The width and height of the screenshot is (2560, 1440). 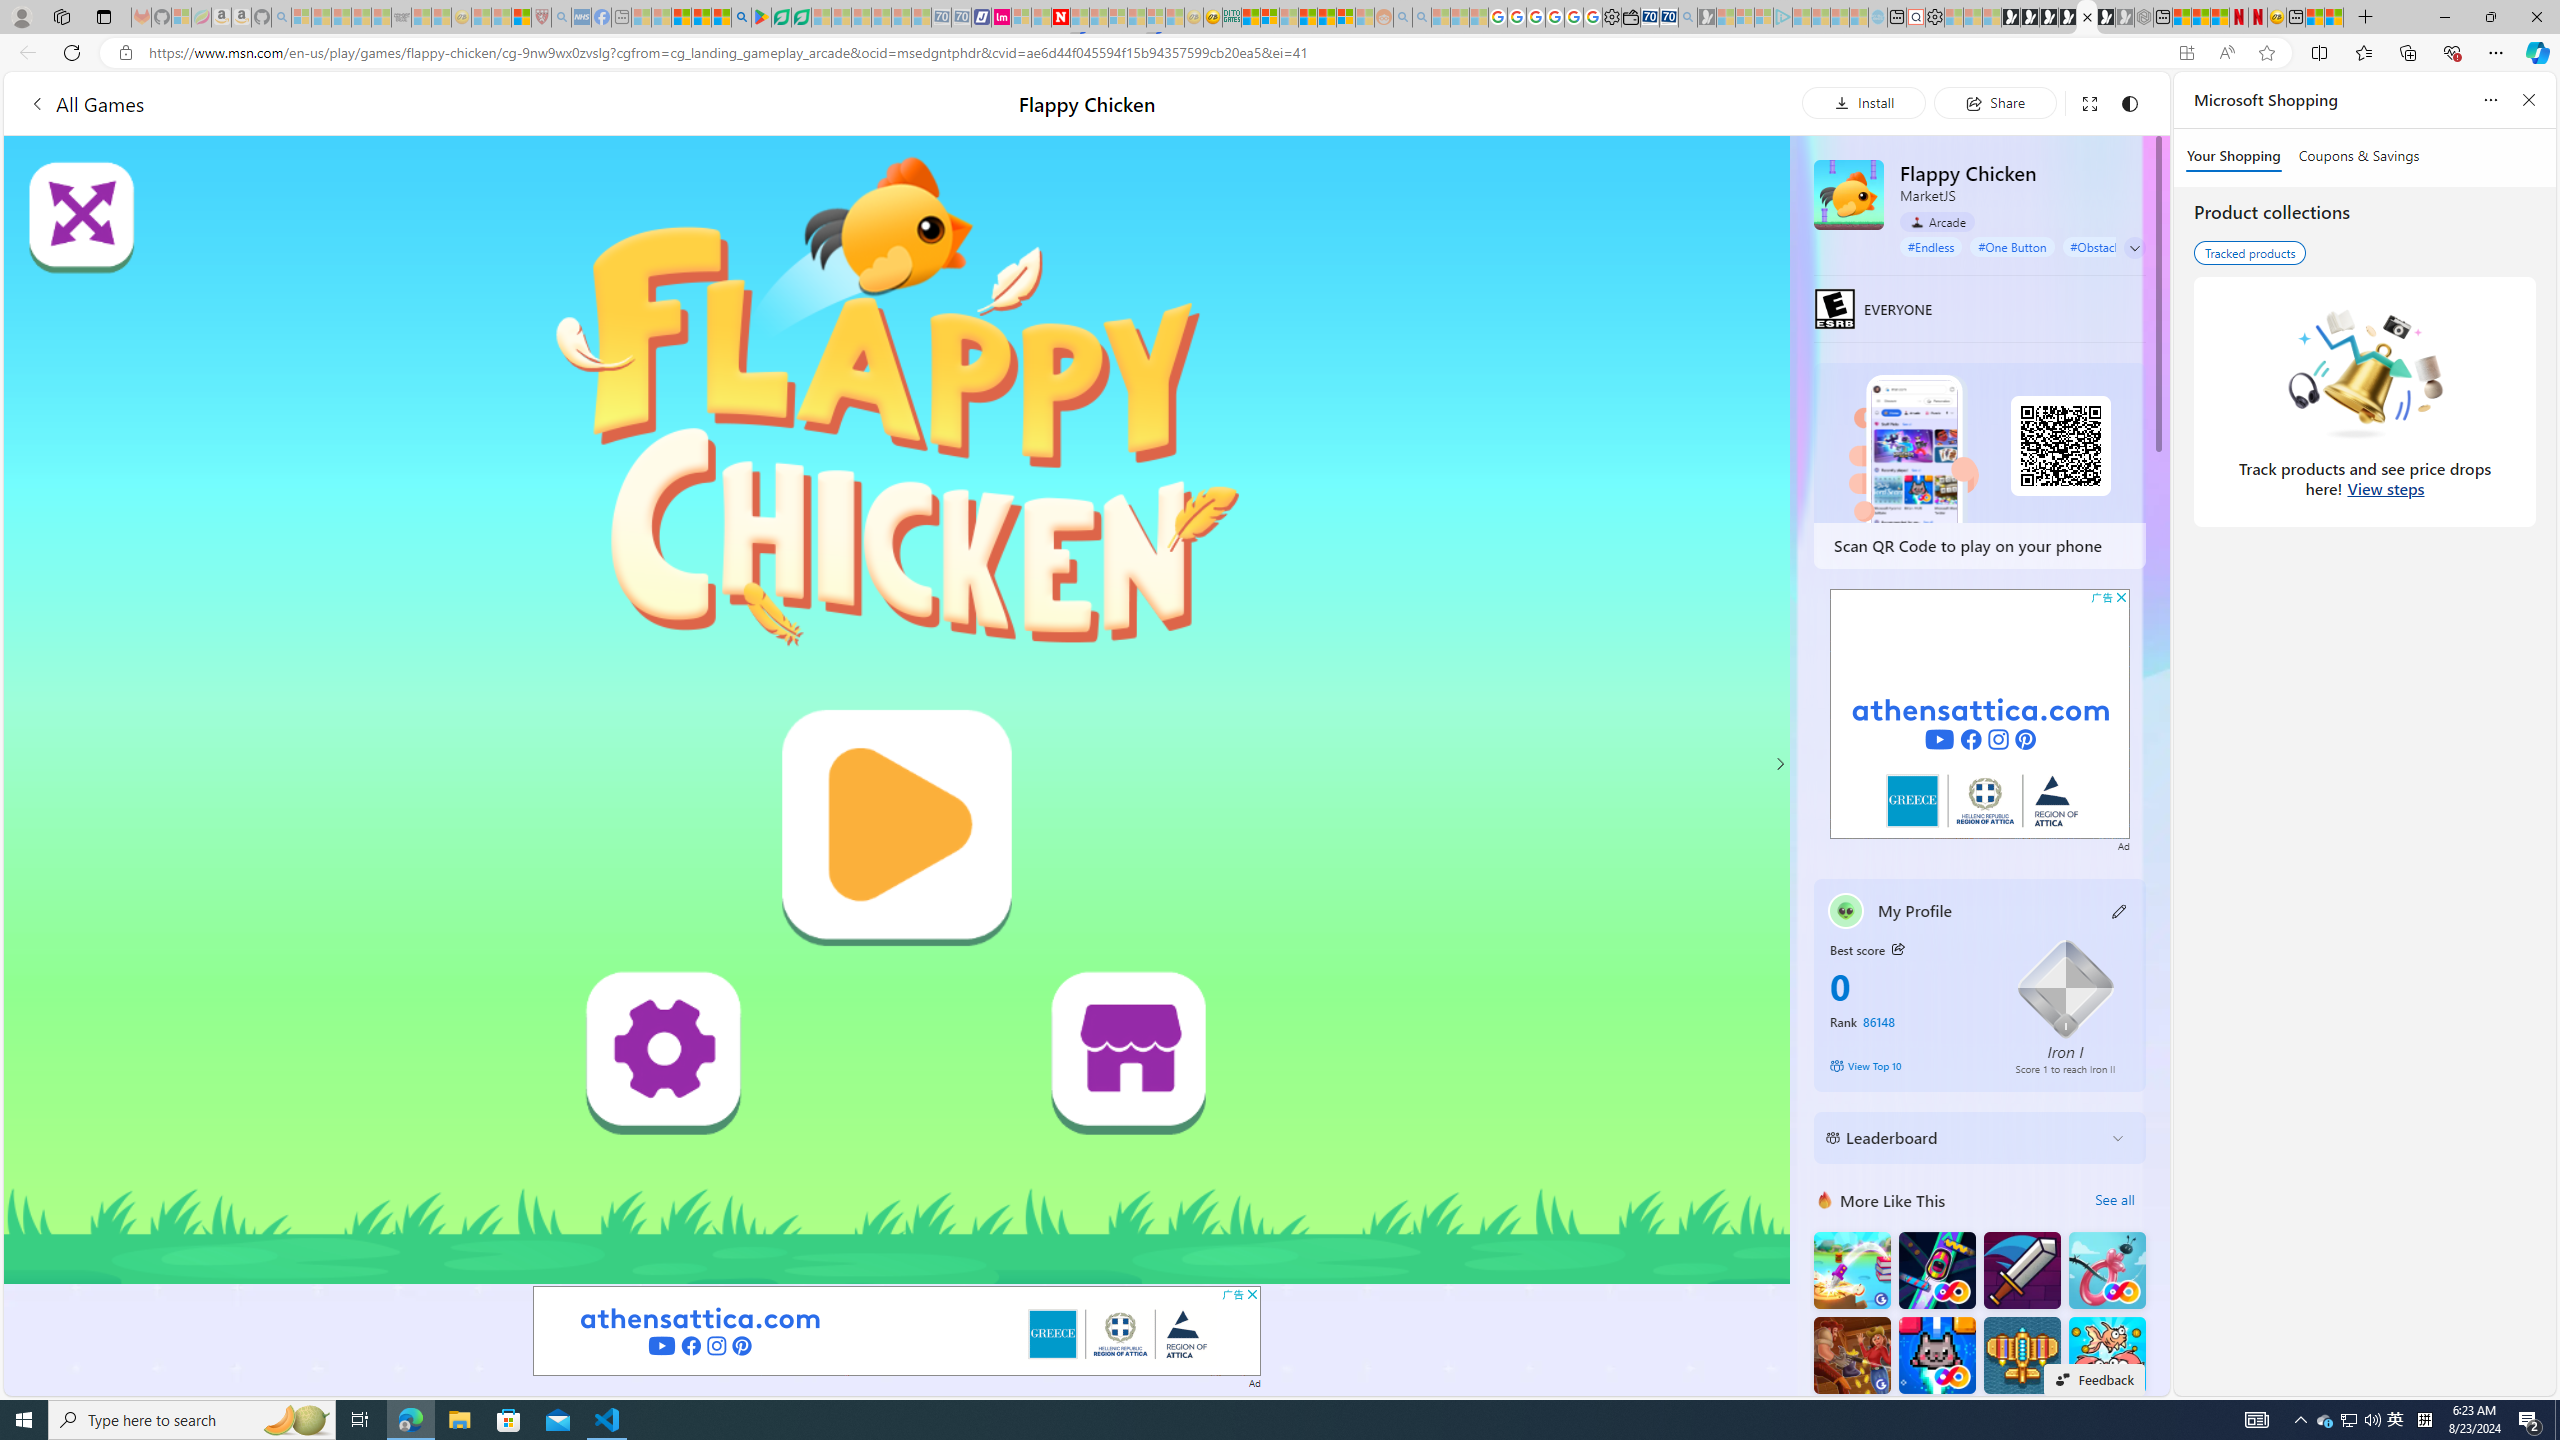 What do you see at coordinates (761, 16) in the screenshot?
I see `'Bluey: Let'` at bounding box center [761, 16].